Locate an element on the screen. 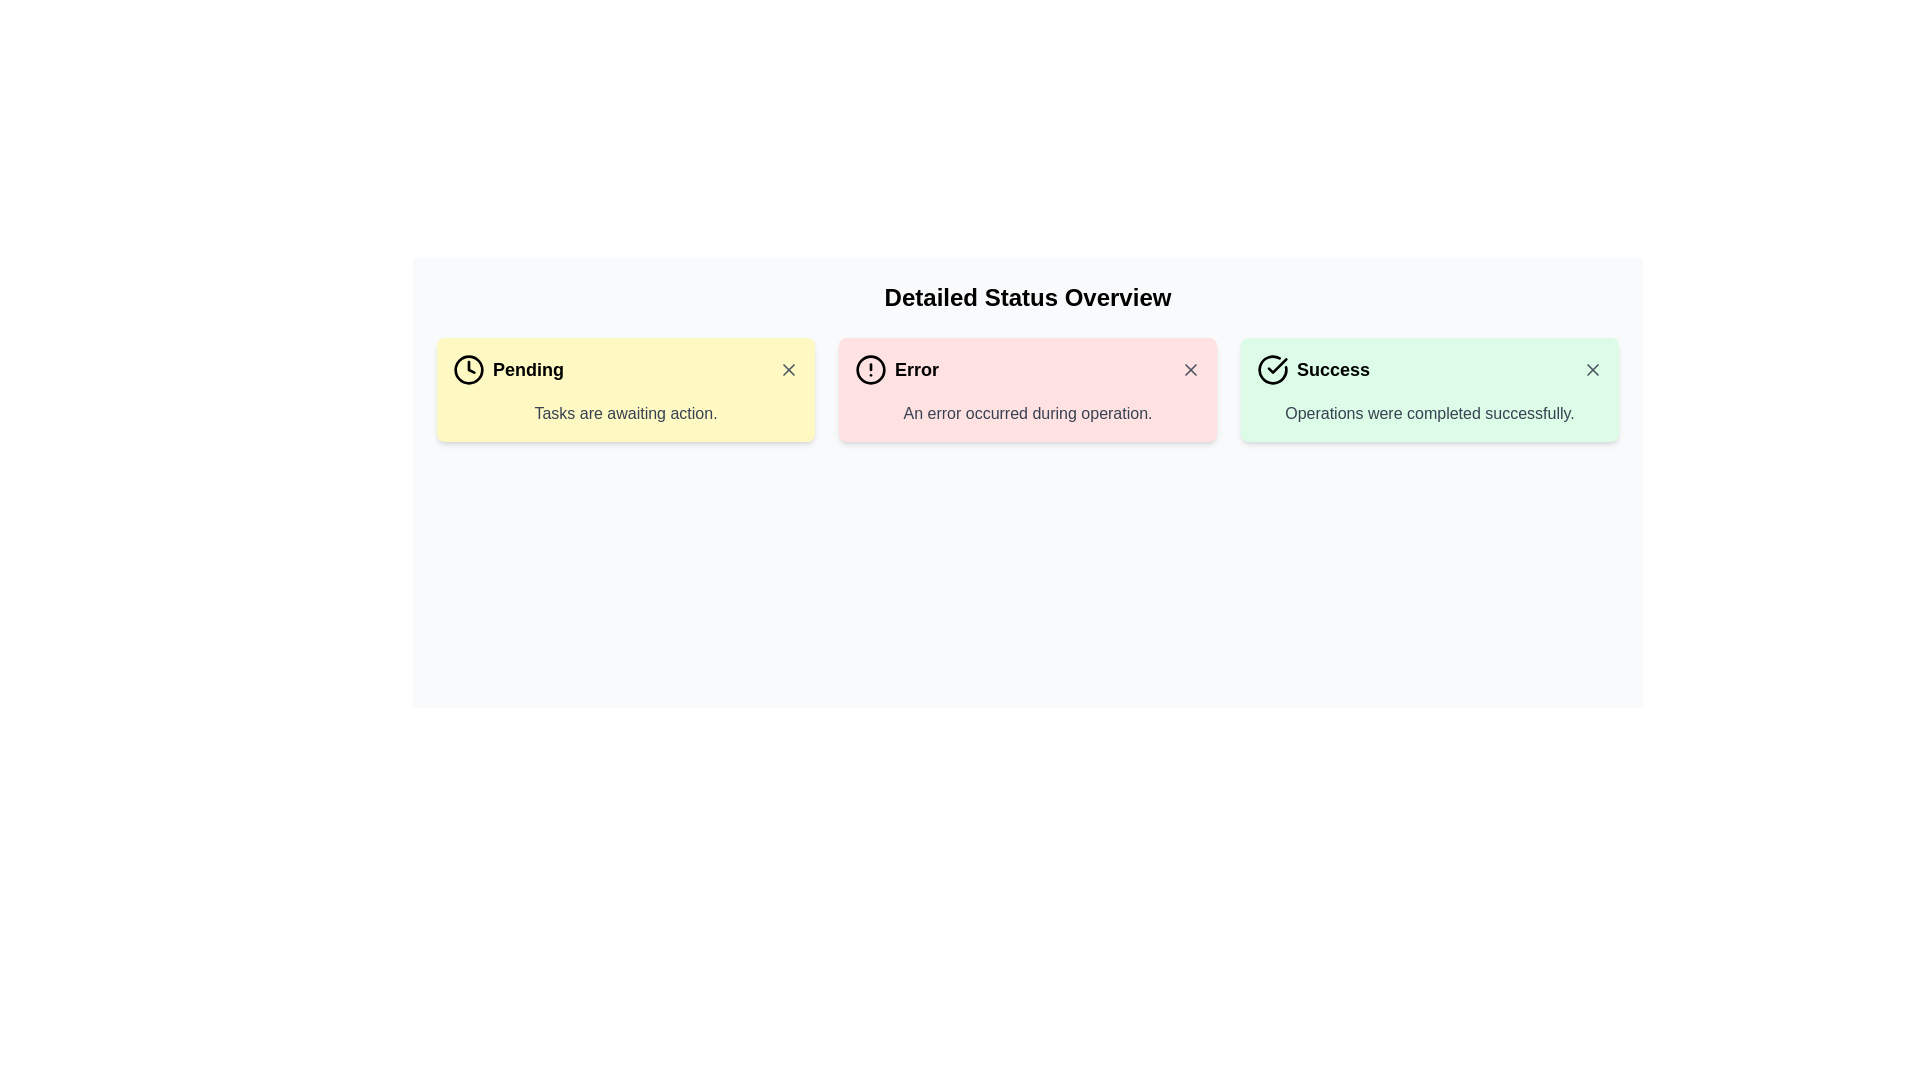 The height and width of the screenshot is (1080, 1920). the text label that reads 'Operations were completed successfully.' located below the 'Success' text within the success card in the top-right of the interface is located at coordinates (1429, 412).